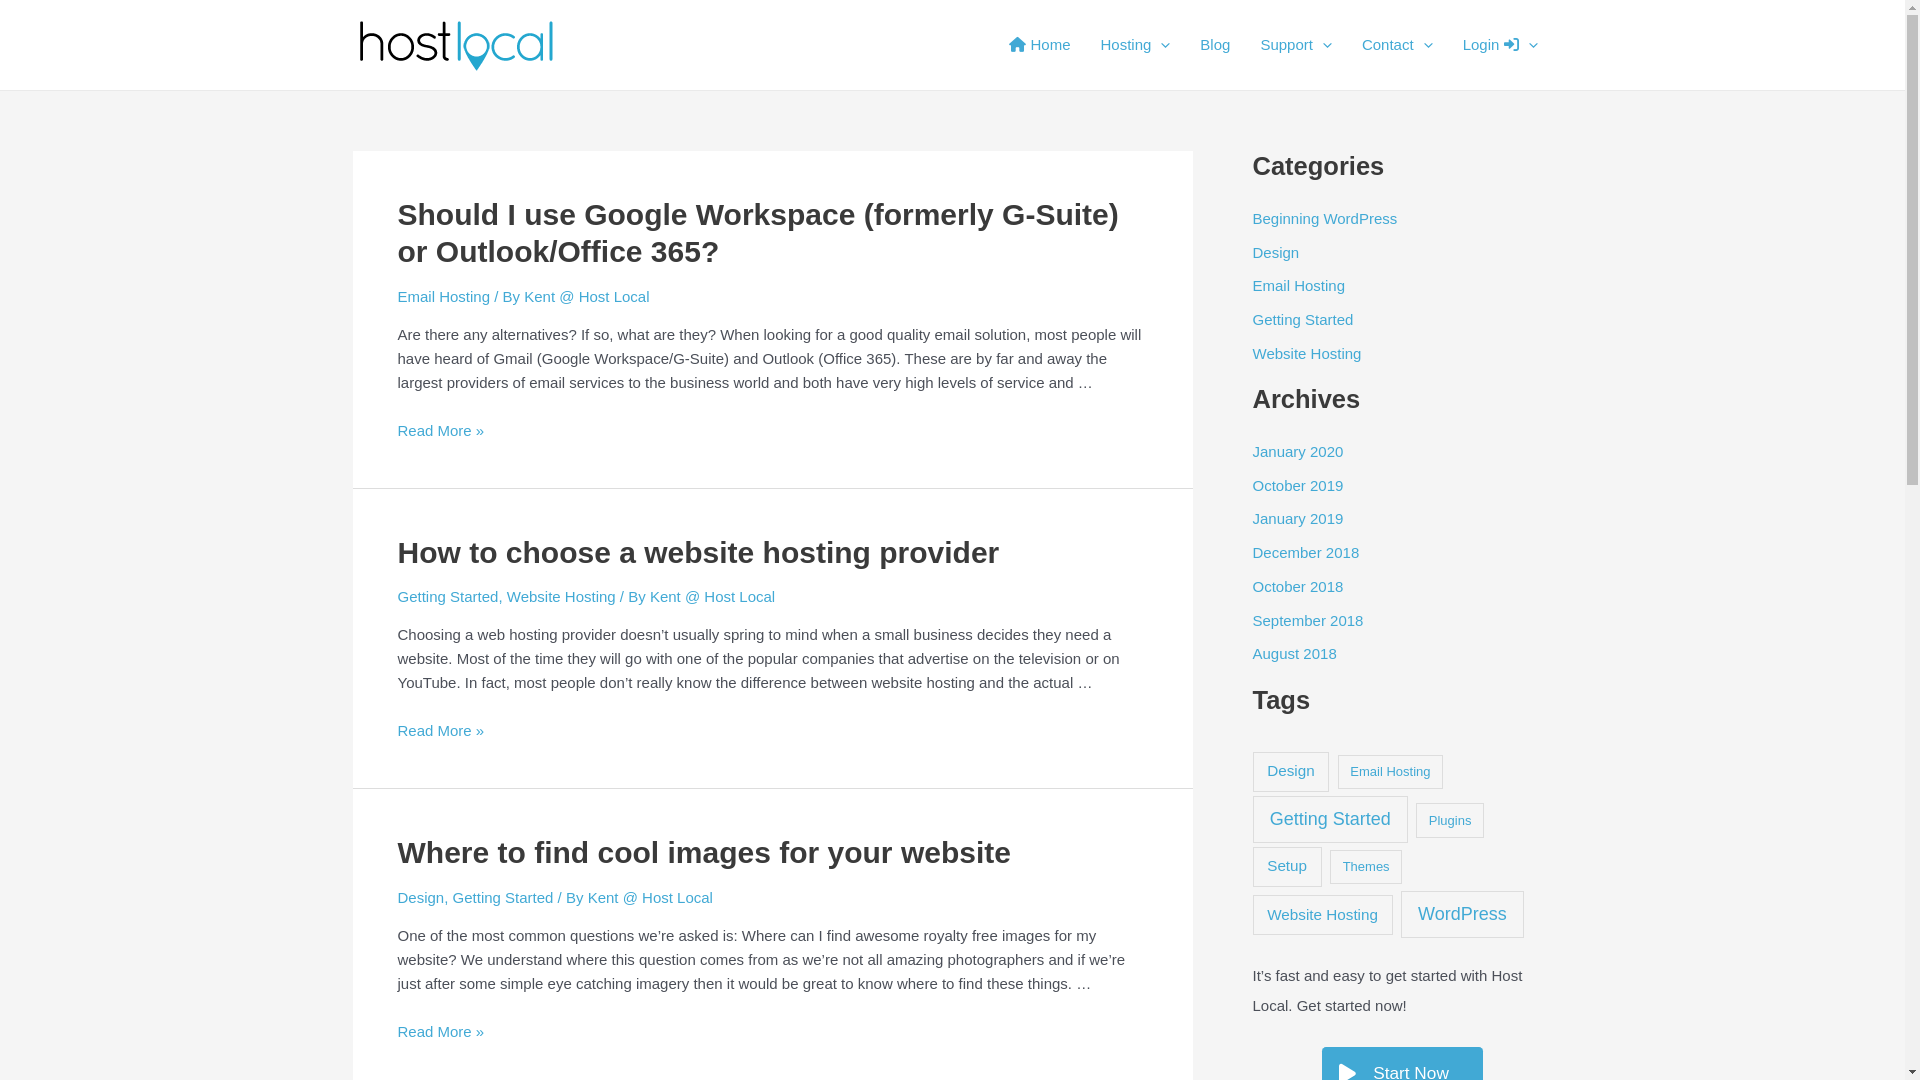 The image size is (1920, 1080). I want to click on 'Blog', so click(1213, 45).